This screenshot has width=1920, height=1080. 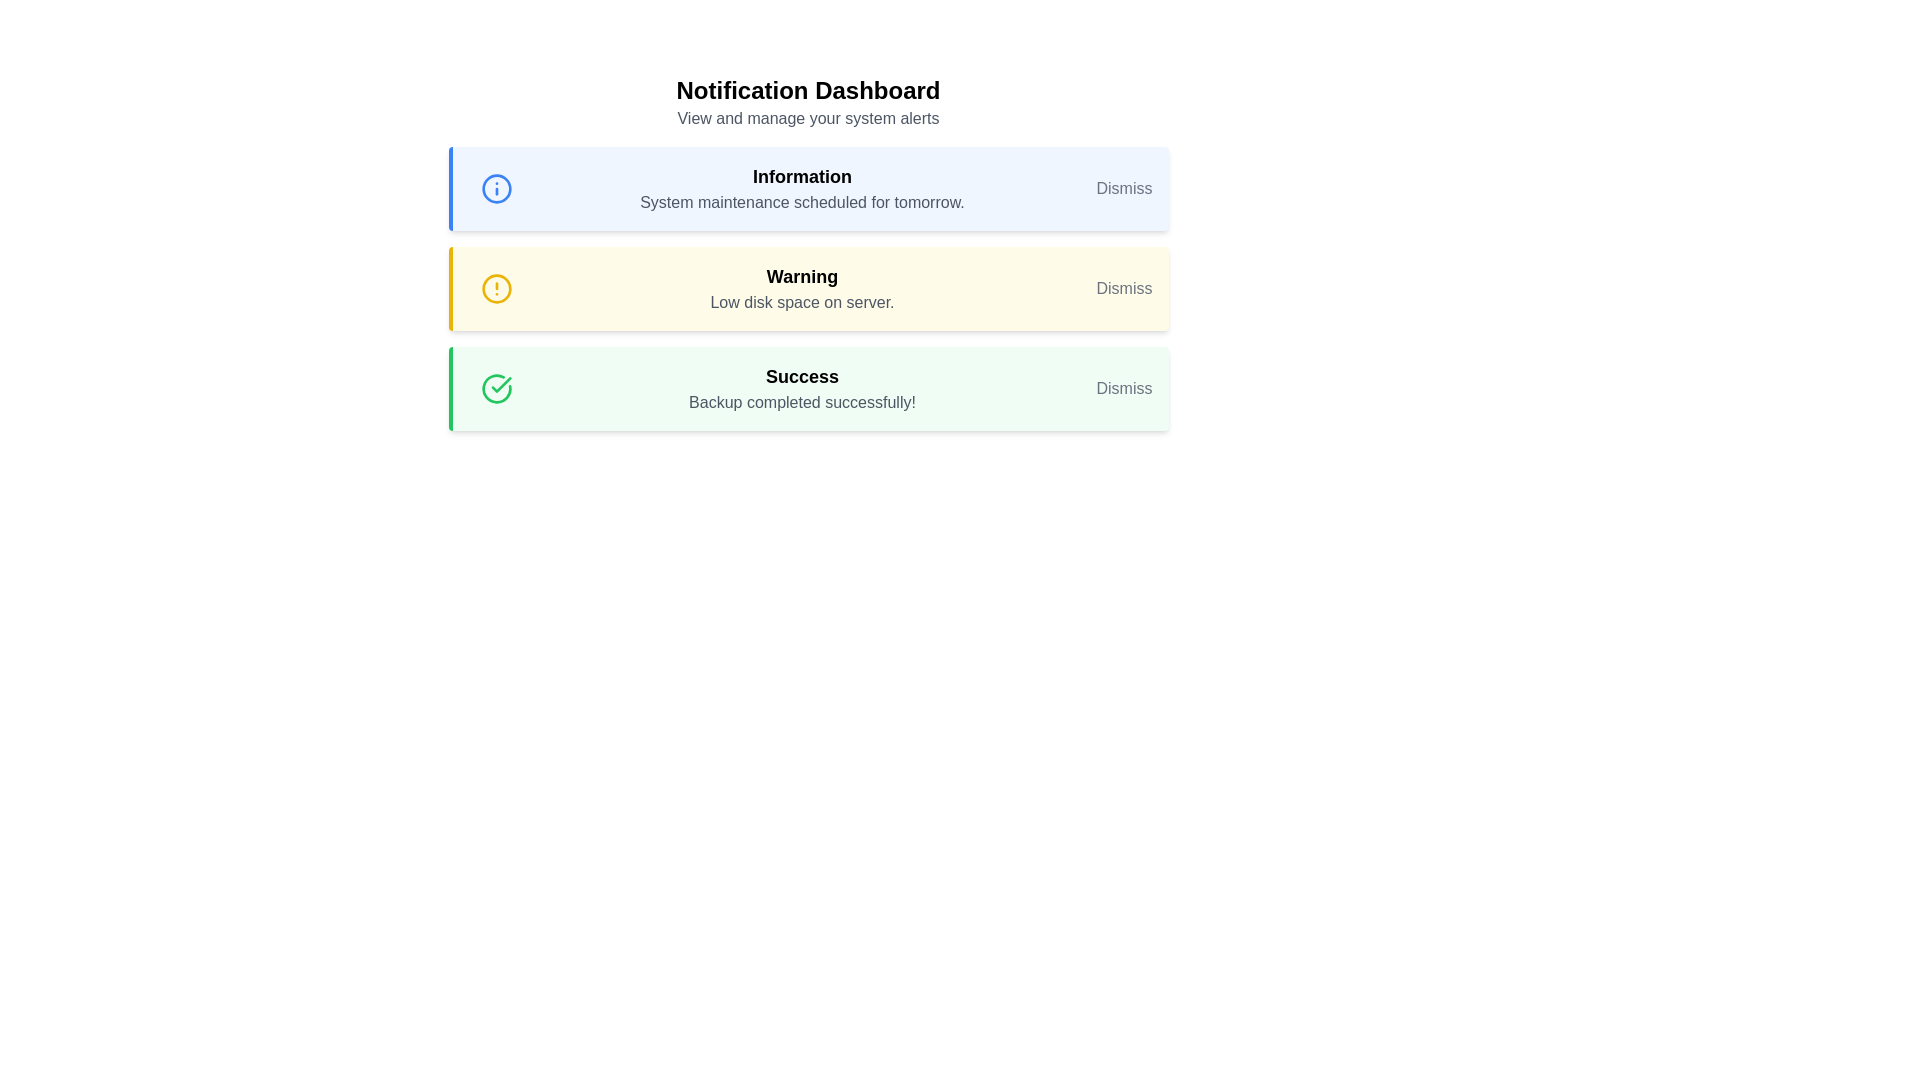 I want to click on the 'Dismiss' button located at the top-right corner of the 'Information' notification card to change its text color, so click(x=1124, y=189).